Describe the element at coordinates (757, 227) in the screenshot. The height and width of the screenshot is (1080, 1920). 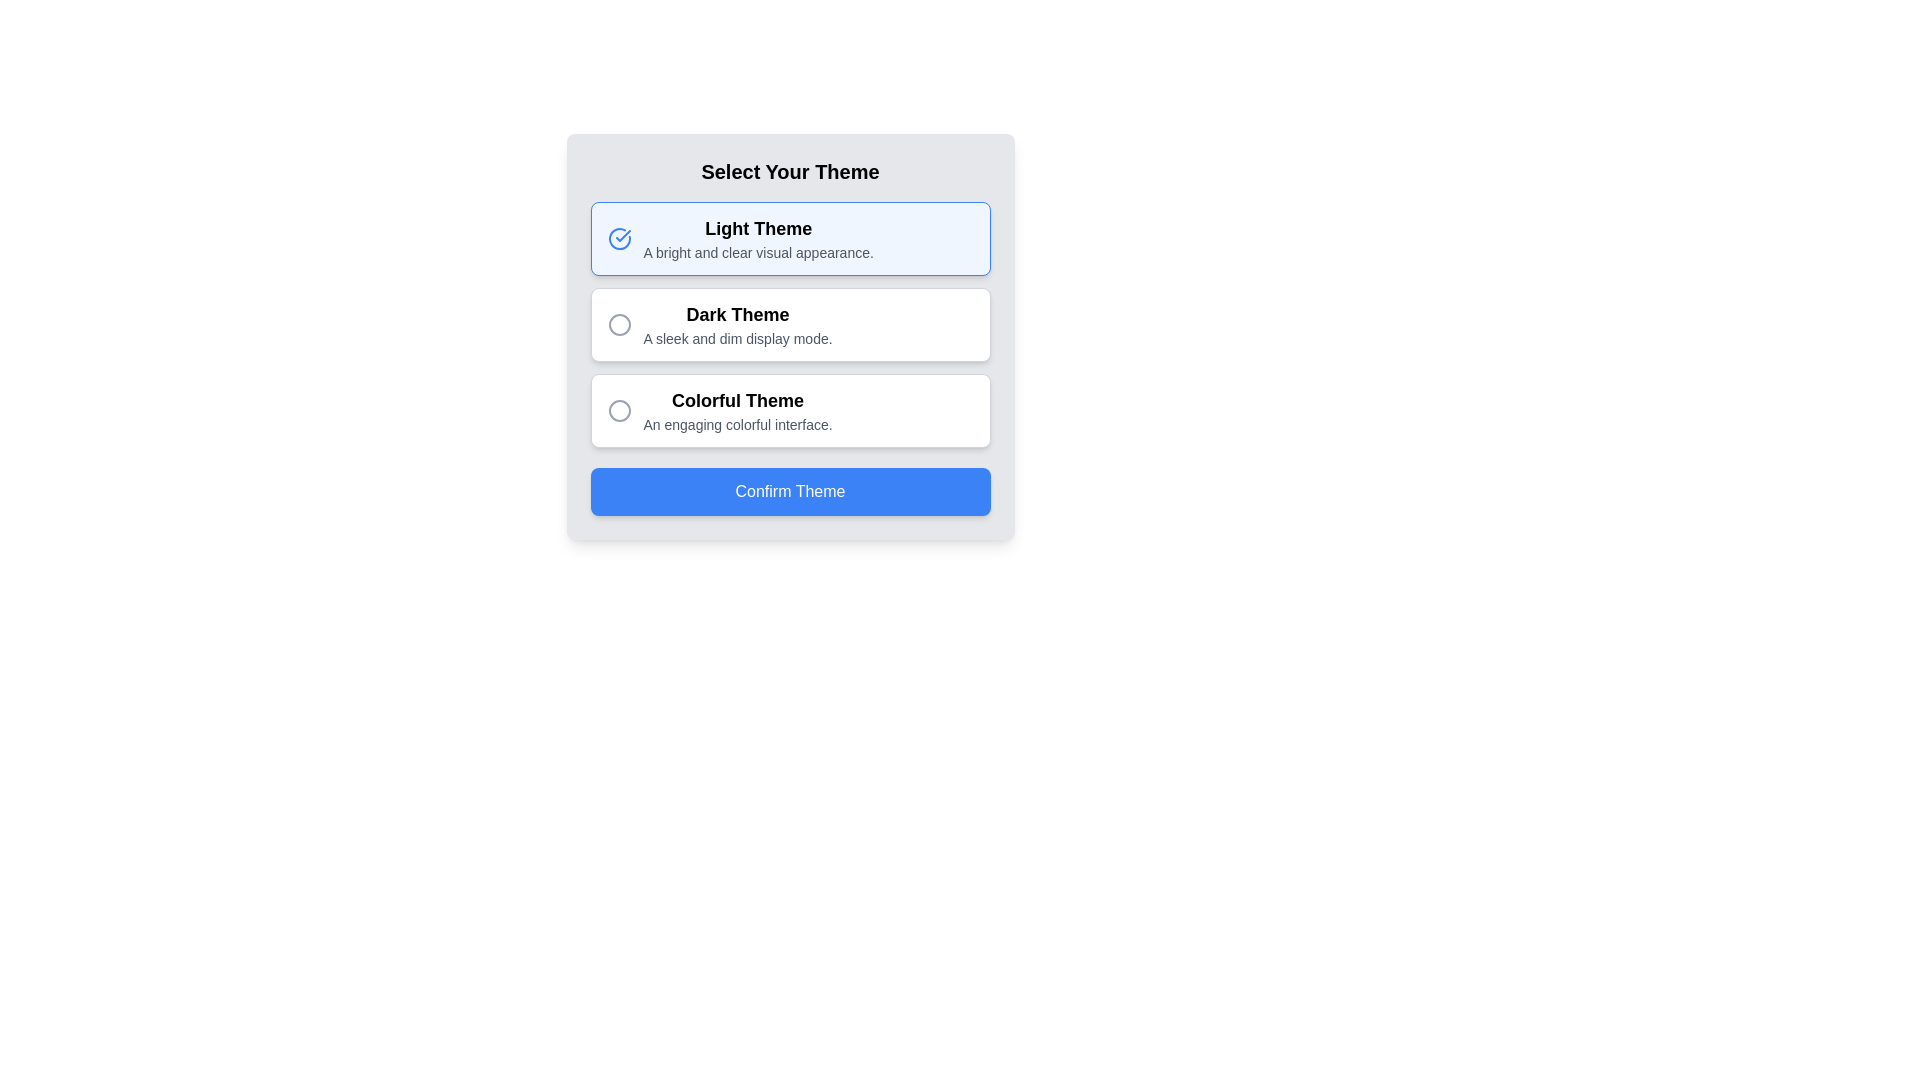
I see `the label element that serves as the title for the first theme option, which is labeled 'Light Theme' and provides a description for a bright and clear visual appearance` at that location.